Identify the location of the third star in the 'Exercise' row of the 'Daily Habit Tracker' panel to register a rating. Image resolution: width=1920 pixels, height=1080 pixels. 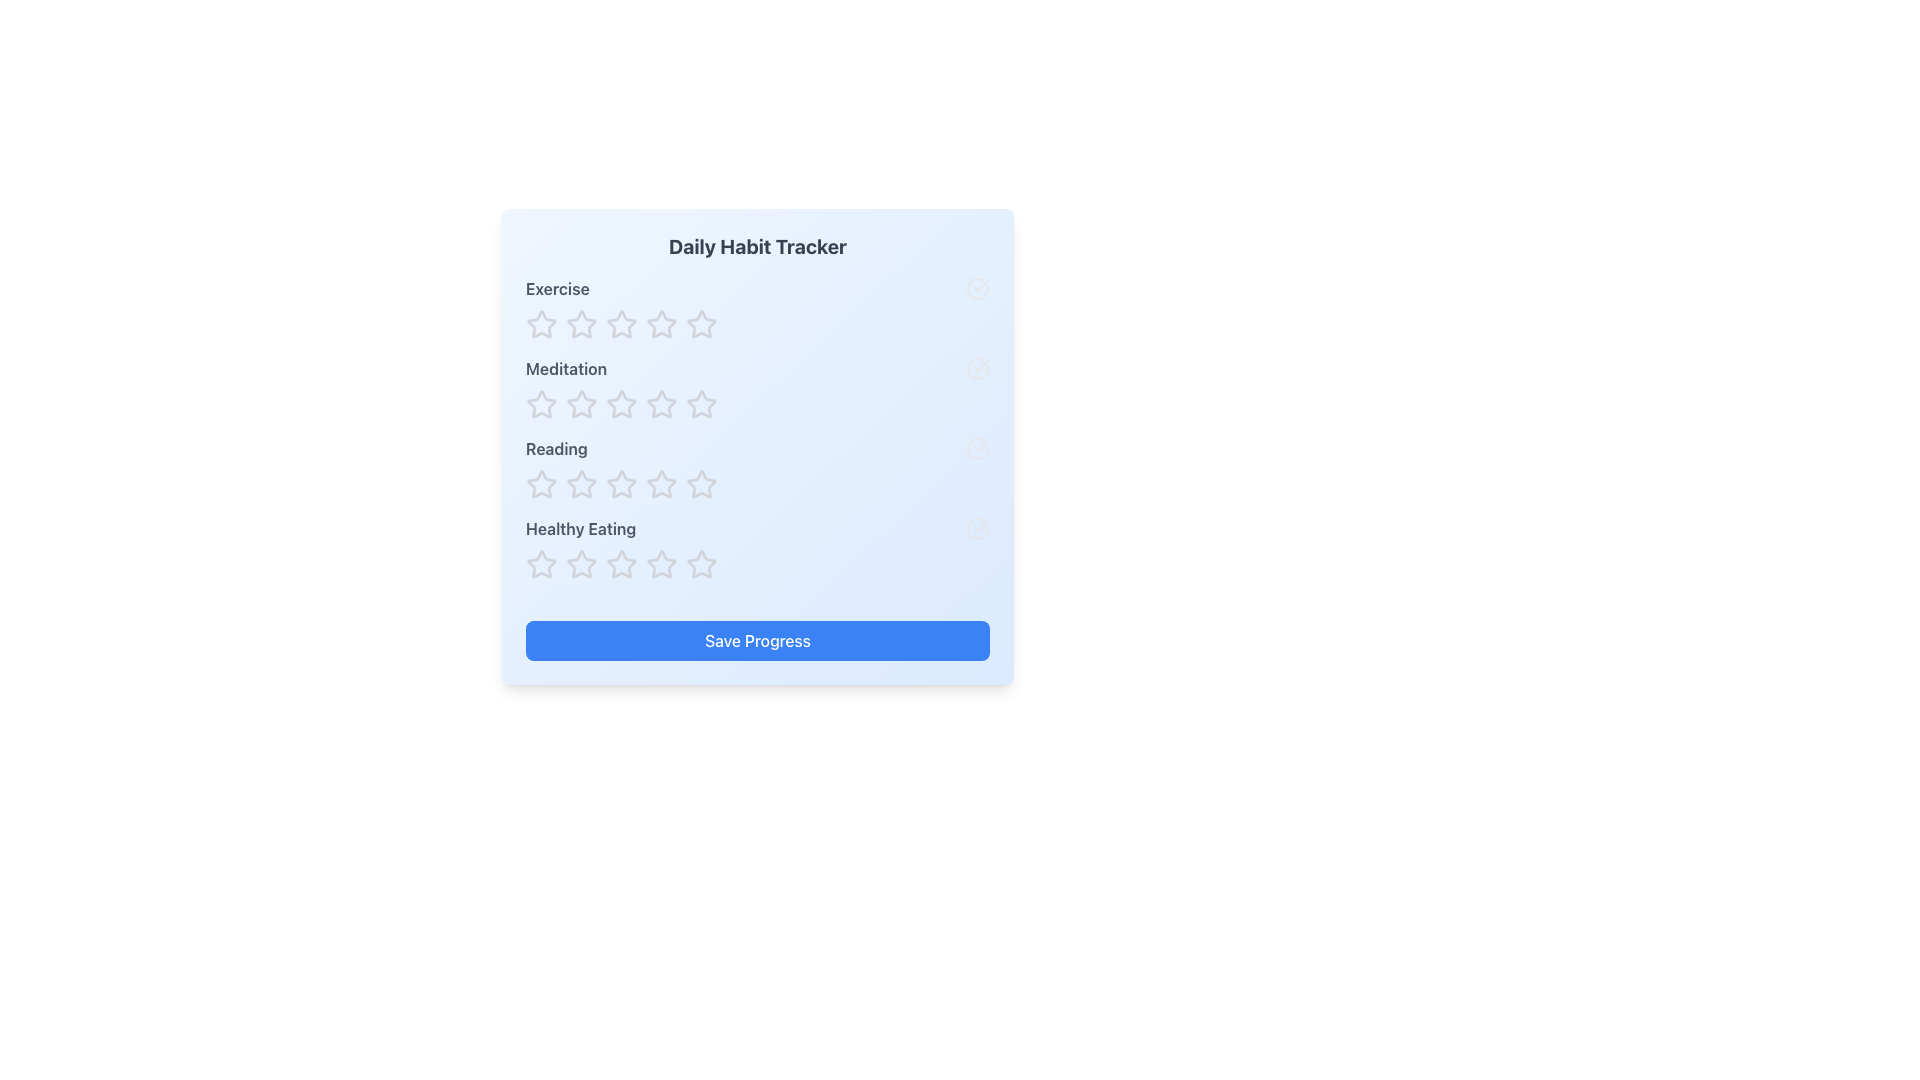
(701, 323).